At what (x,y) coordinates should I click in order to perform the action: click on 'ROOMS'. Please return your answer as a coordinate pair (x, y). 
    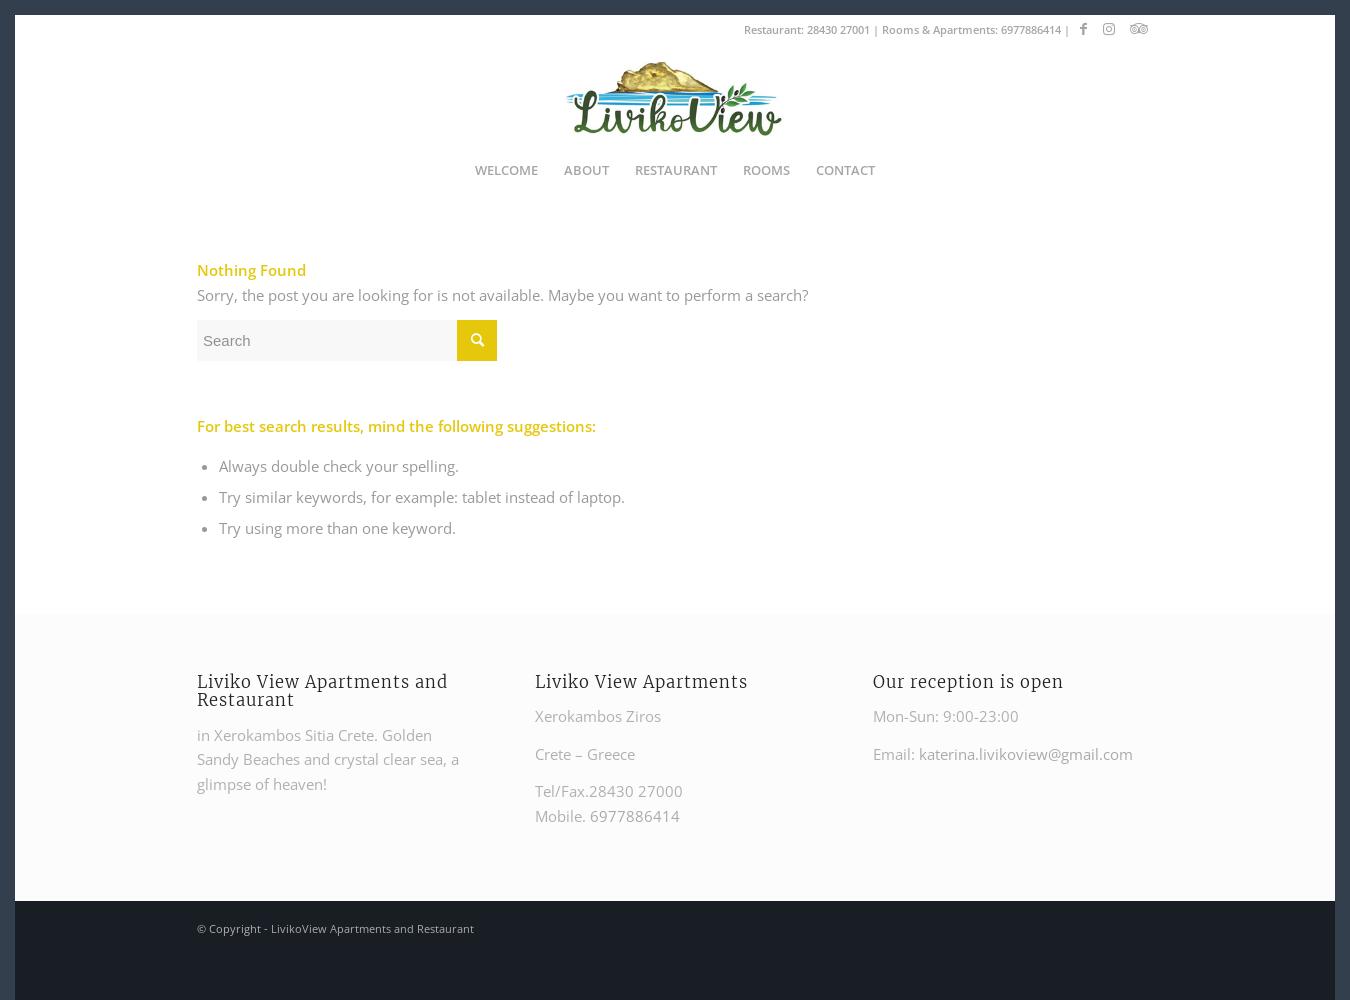
    Looking at the image, I should click on (765, 170).